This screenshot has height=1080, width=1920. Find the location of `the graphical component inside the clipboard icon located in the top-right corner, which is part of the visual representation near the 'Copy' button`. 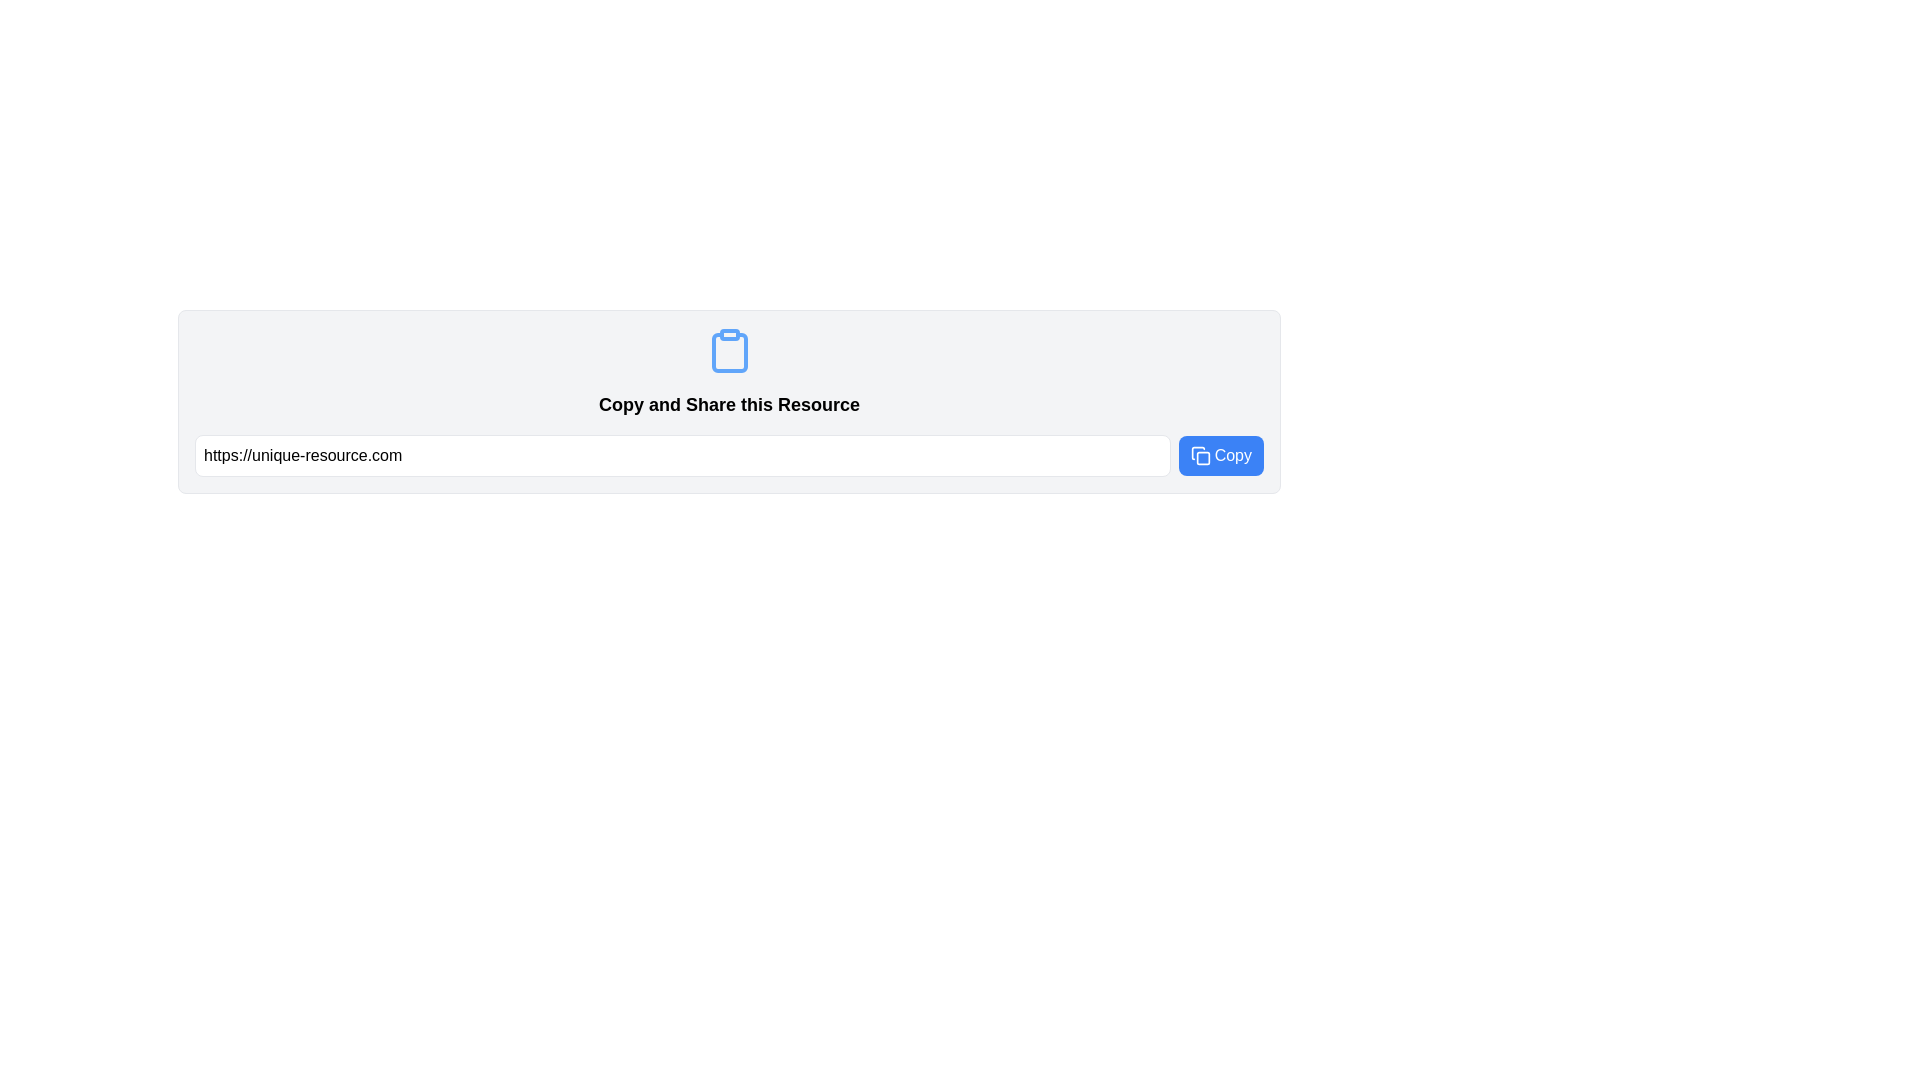

the graphical component inside the clipboard icon located in the top-right corner, which is part of the visual representation near the 'Copy' button is located at coordinates (1202, 458).